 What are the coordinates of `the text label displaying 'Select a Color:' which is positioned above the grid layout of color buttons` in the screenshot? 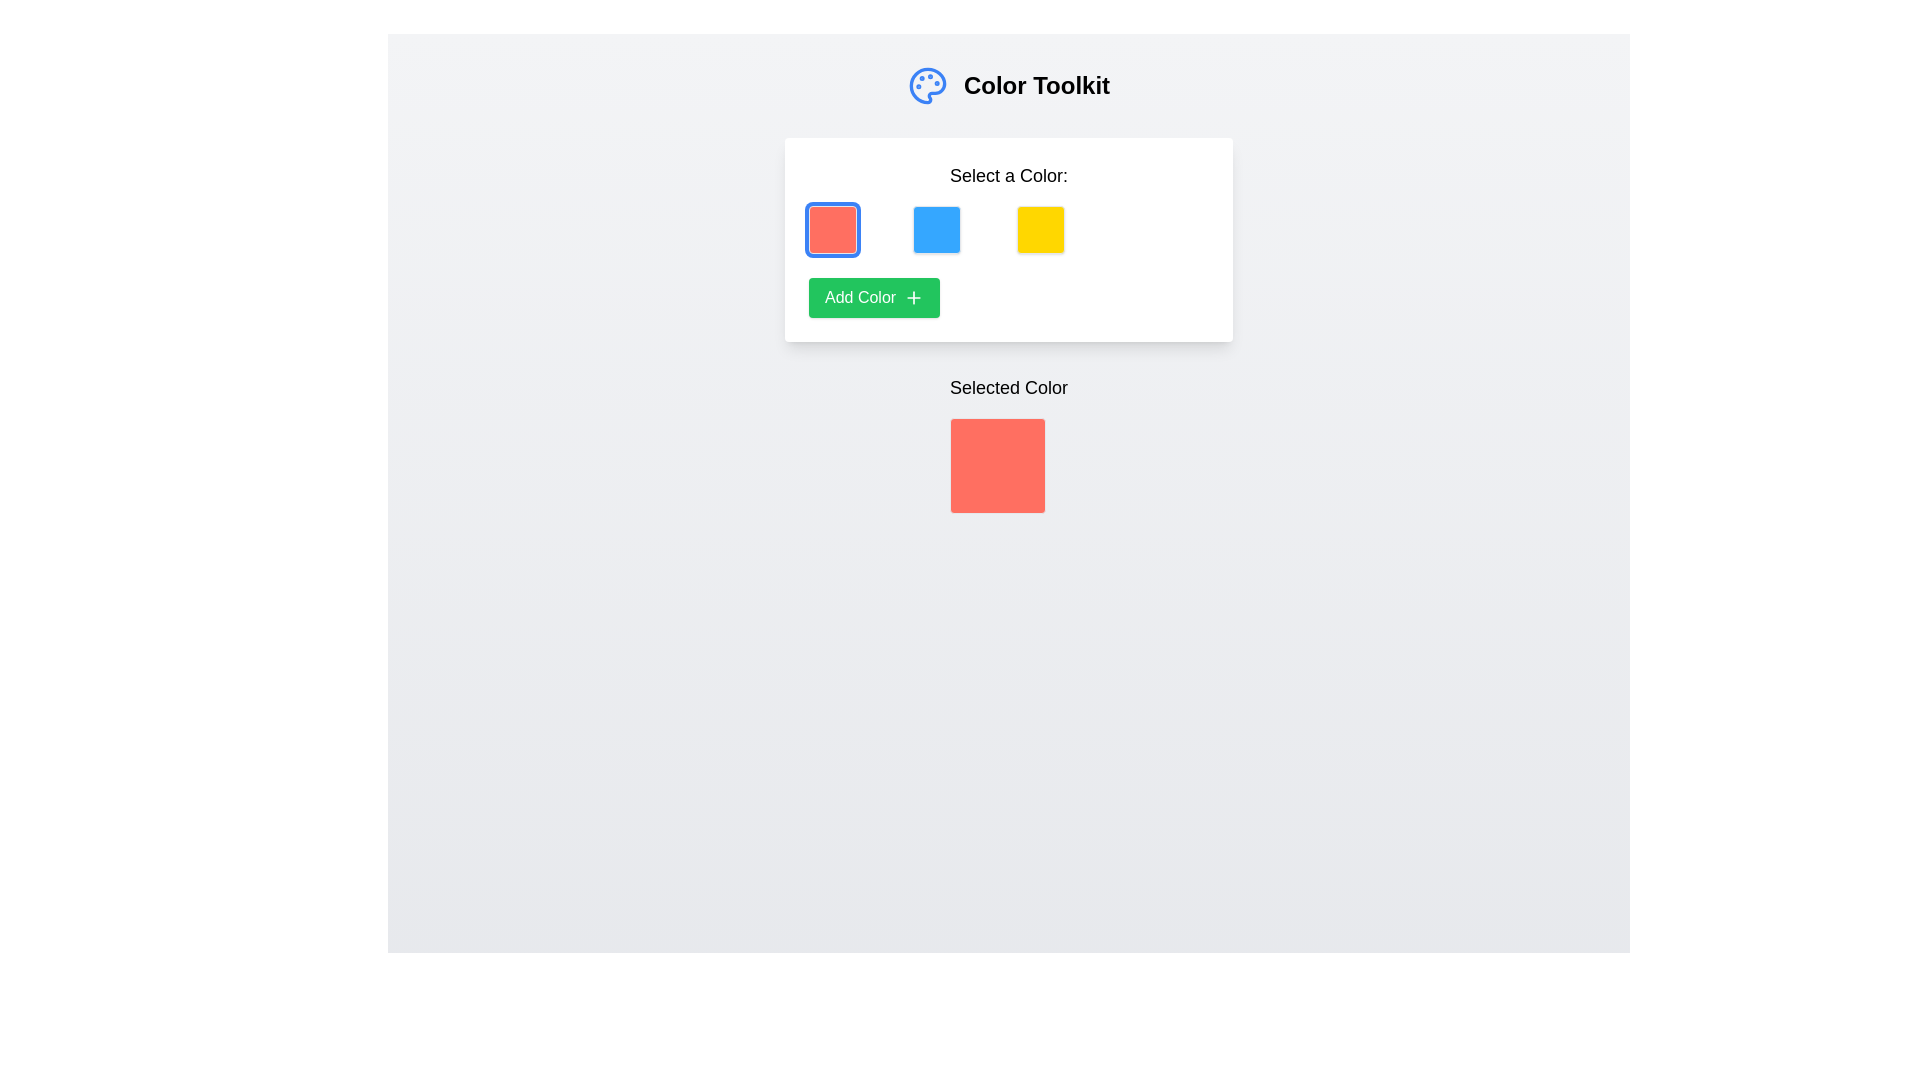 It's located at (1008, 175).